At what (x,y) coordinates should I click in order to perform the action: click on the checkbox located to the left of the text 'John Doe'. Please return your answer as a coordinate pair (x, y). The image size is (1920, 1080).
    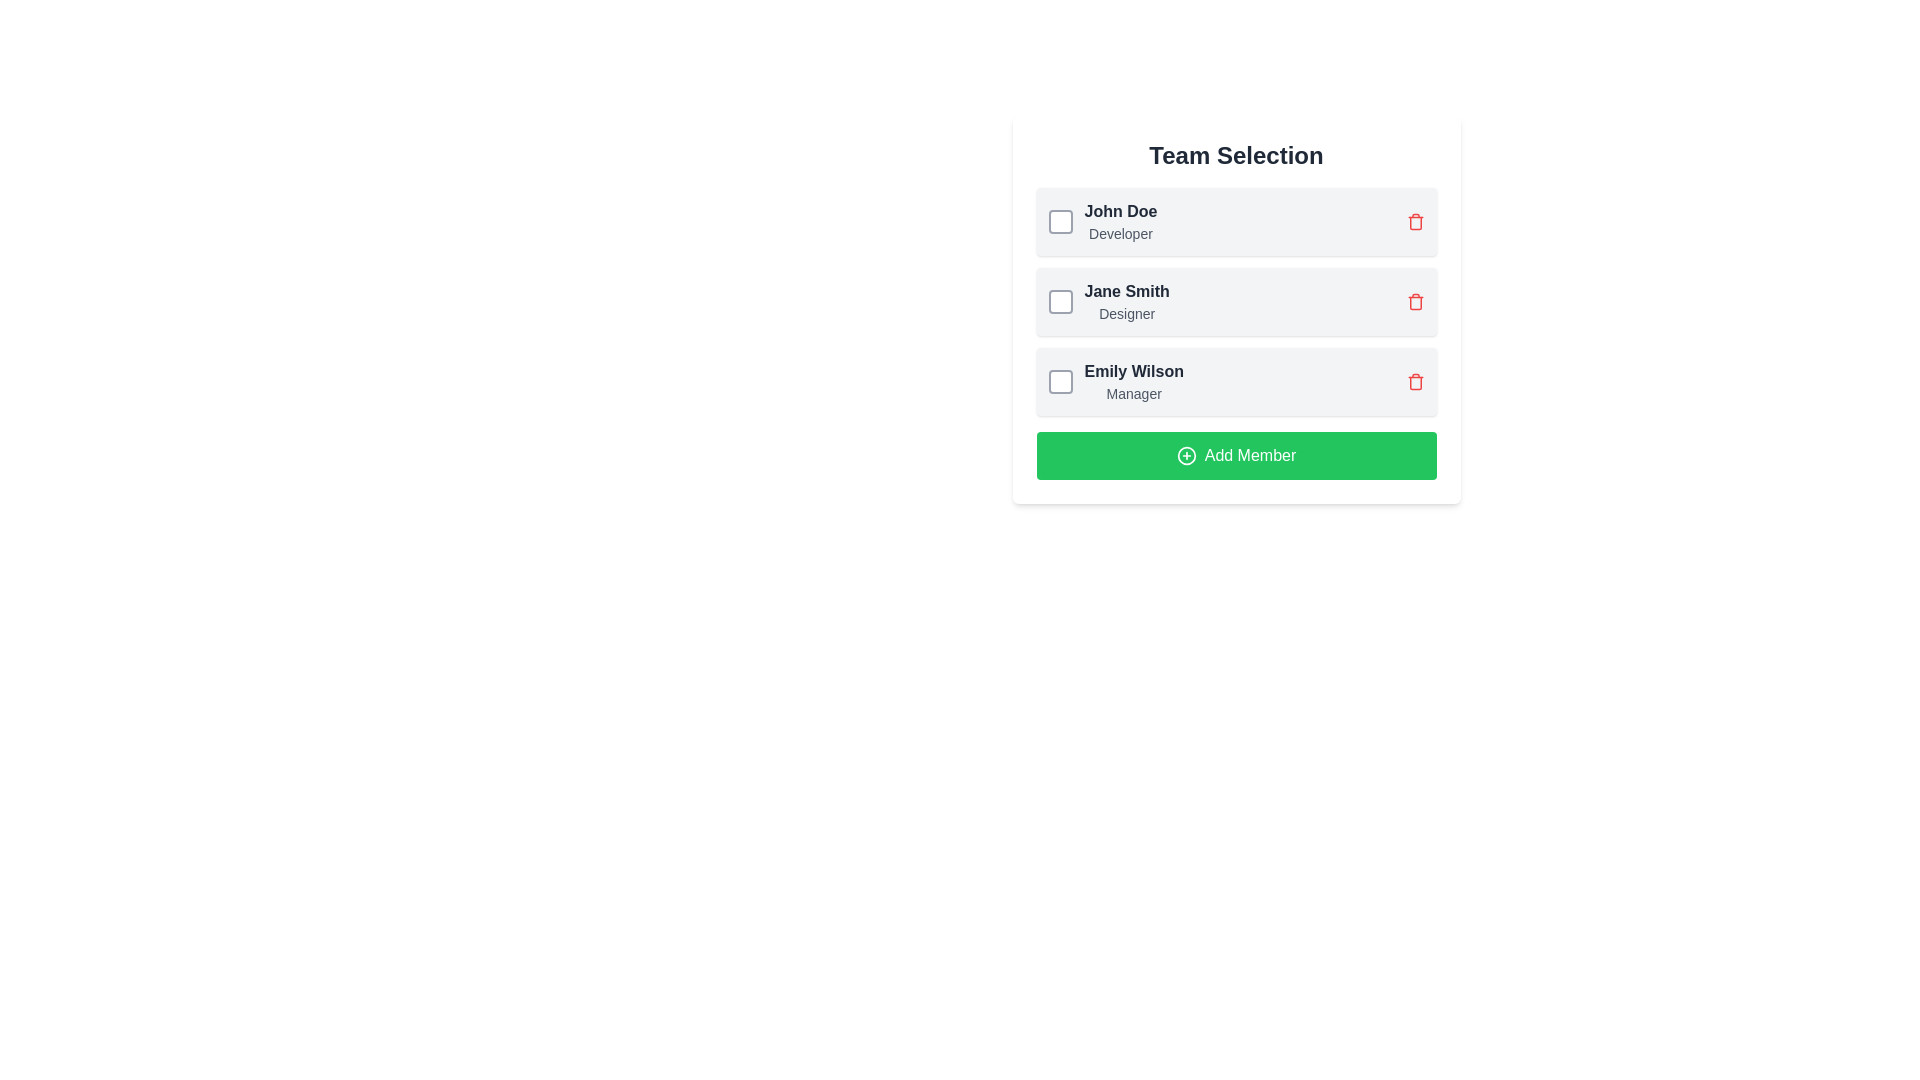
    Looking at the image, I should click on (1059, 222).